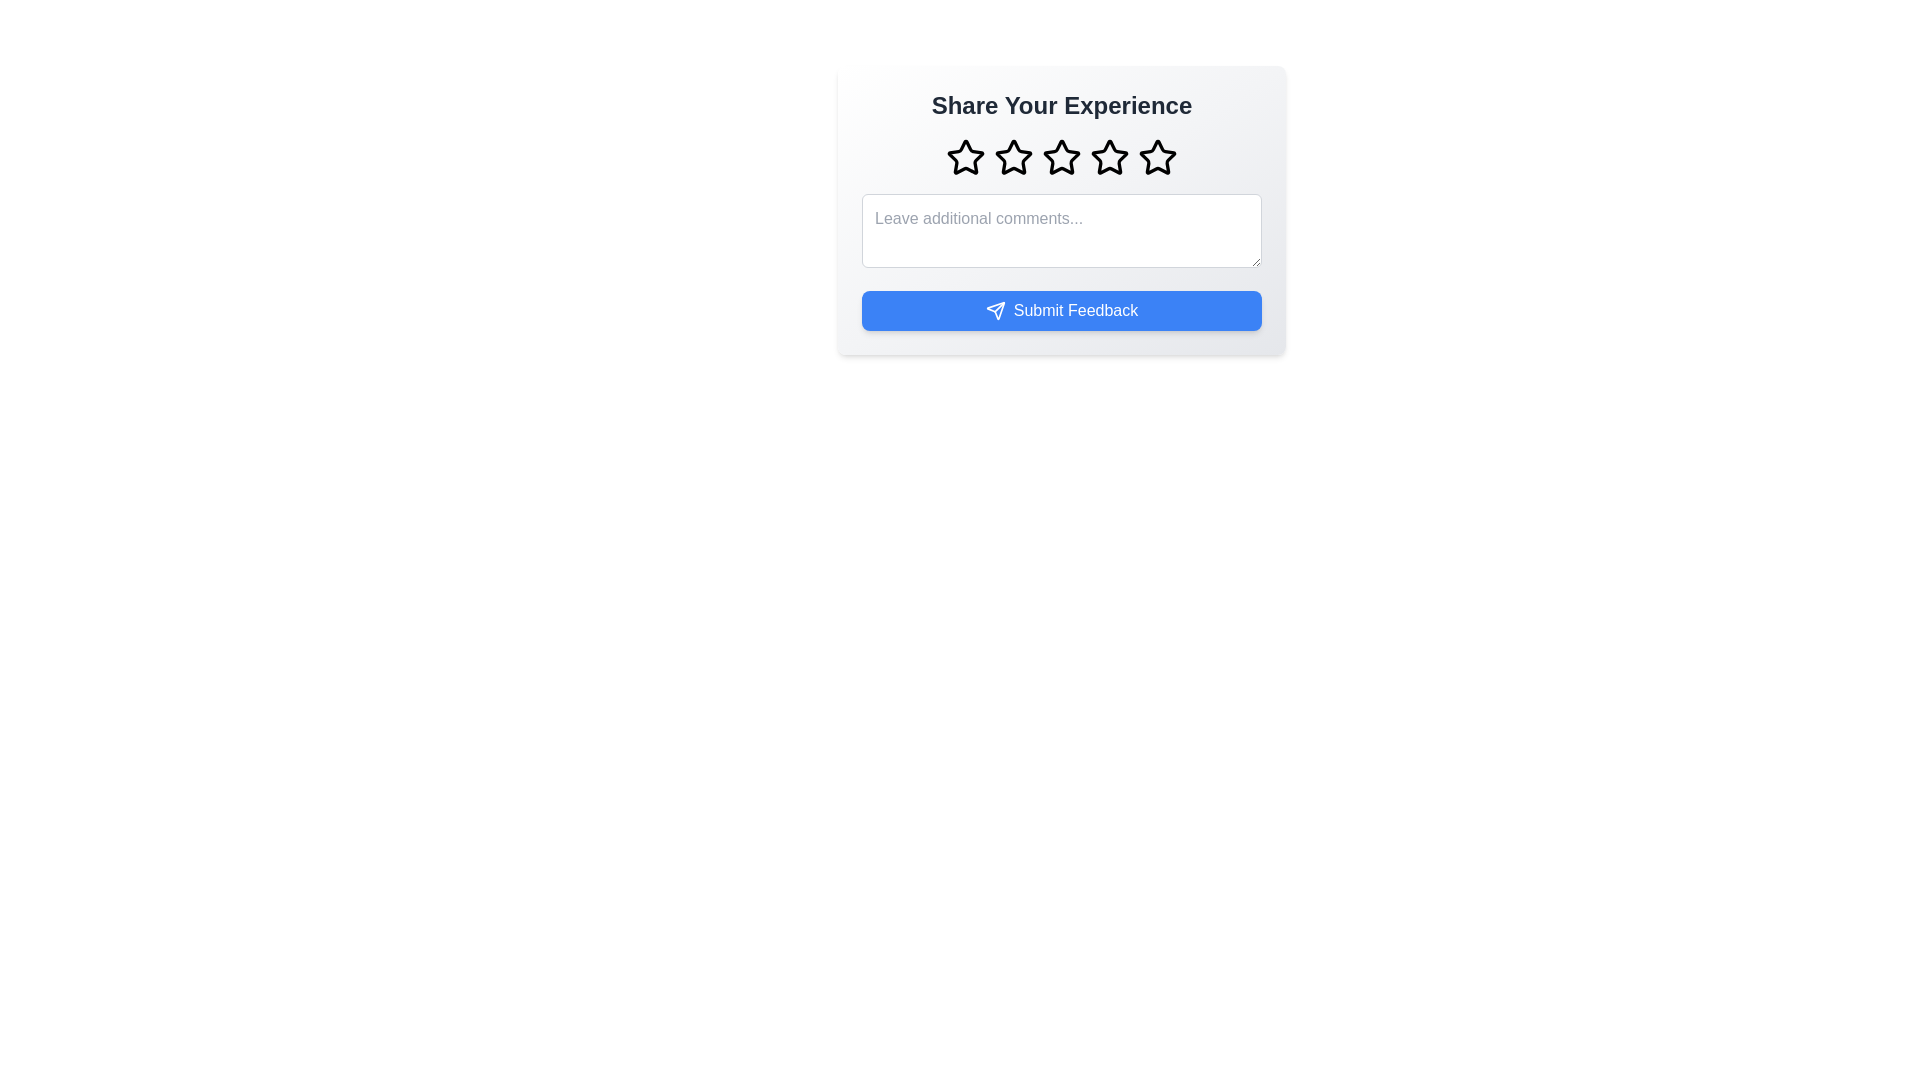 Image resolution: width=1920 pixels, height=1080 pixels. What do you see at coordinates (1060, 157) in the screenshot?
I see `the star icon in the Rating component located below the 'Share Your Experience' title` at bounding box center [1060, 157].